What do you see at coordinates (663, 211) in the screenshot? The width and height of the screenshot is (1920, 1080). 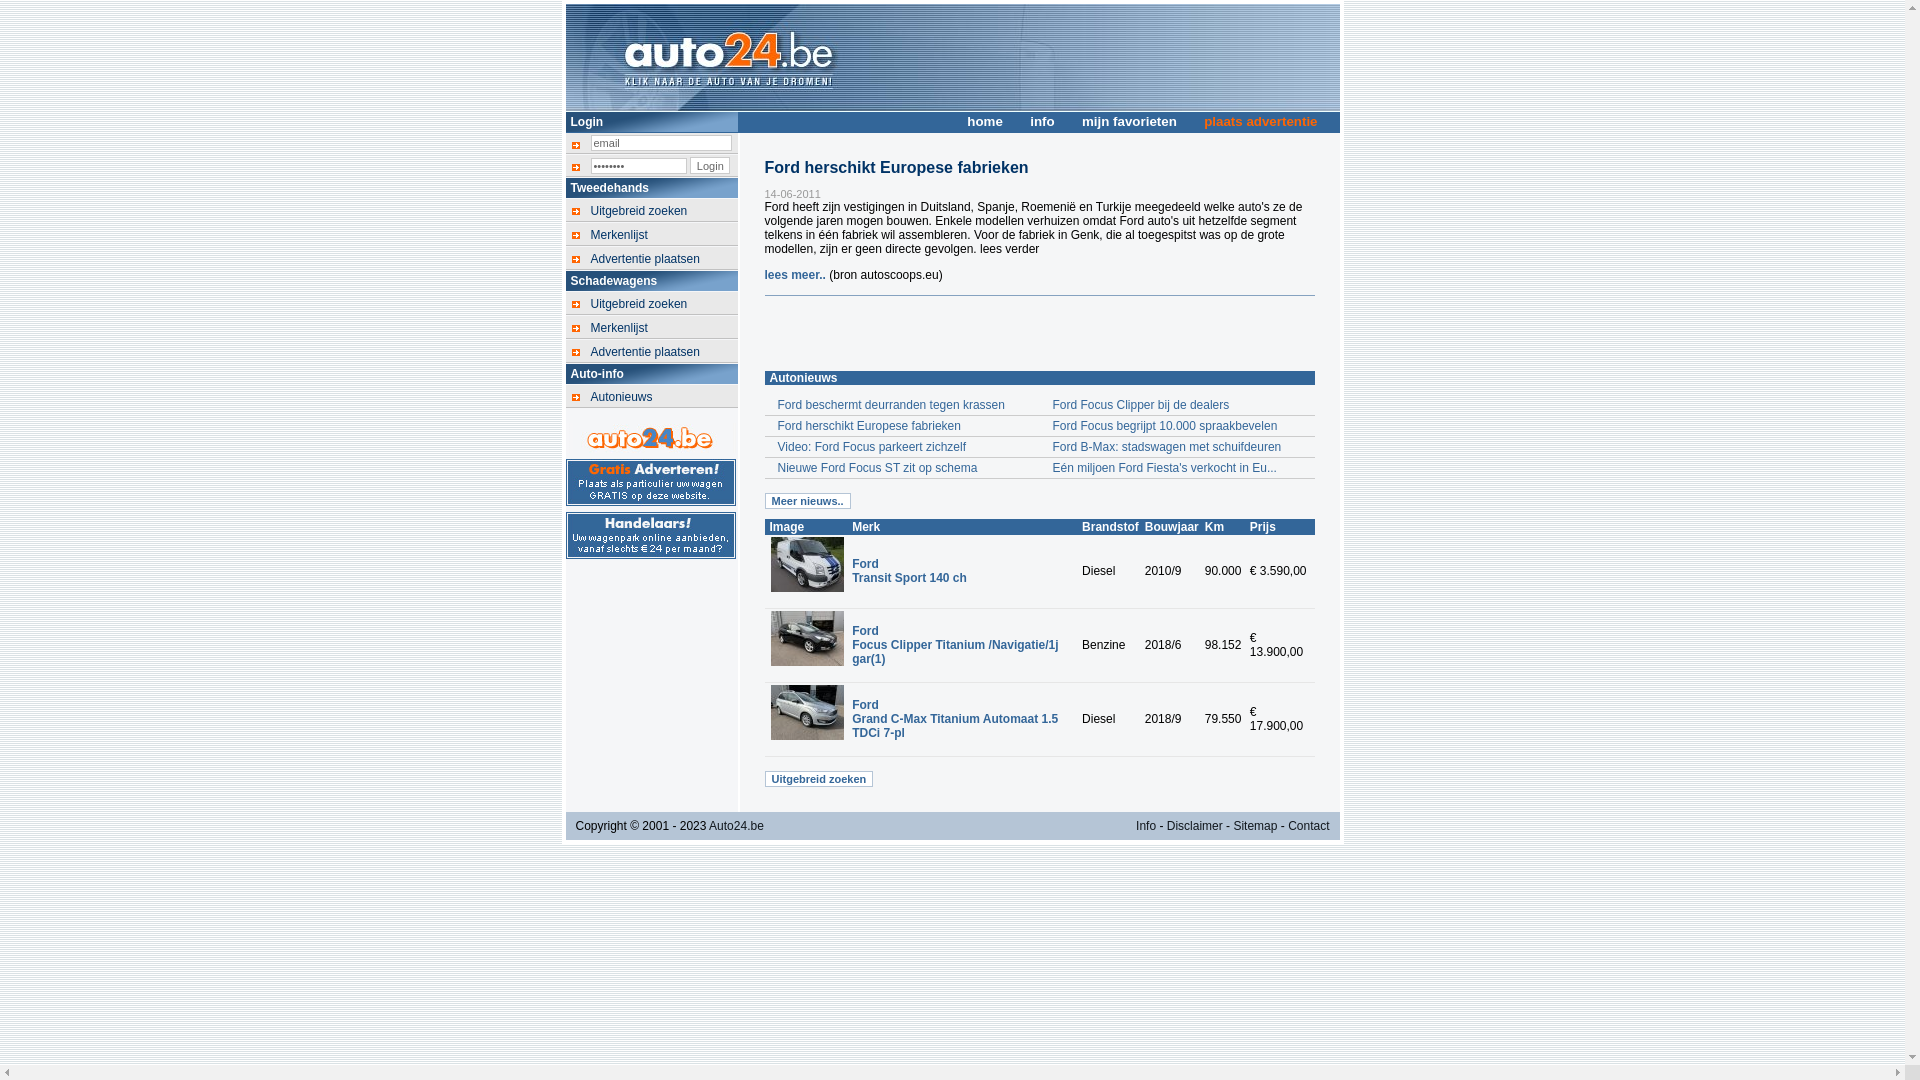 I see `'Uitgebreid zoeken'` at bounding box center [663, 211].